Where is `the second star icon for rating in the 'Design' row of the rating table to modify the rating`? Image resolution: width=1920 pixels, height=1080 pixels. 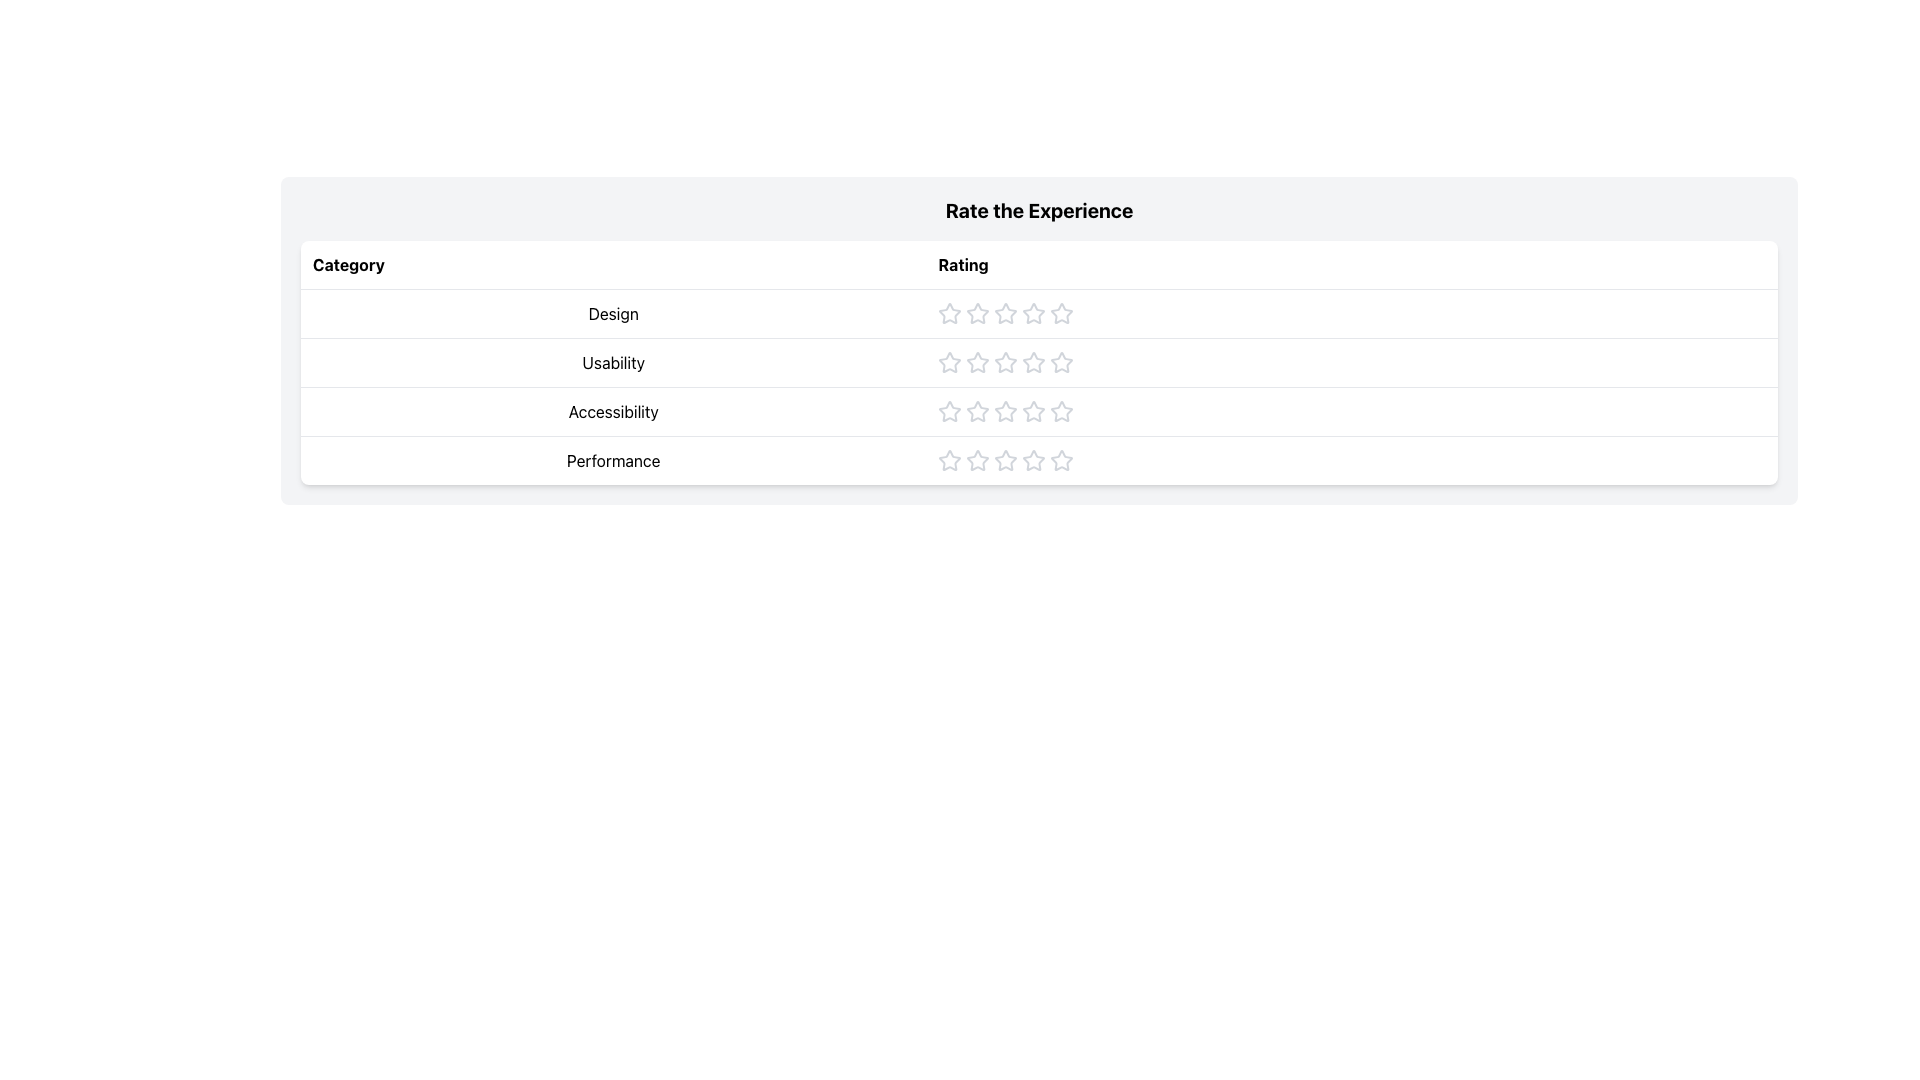 the second star icon for rating in the 'Design' row of the rating table to modify the rating is located at coordinates (1006, 312).